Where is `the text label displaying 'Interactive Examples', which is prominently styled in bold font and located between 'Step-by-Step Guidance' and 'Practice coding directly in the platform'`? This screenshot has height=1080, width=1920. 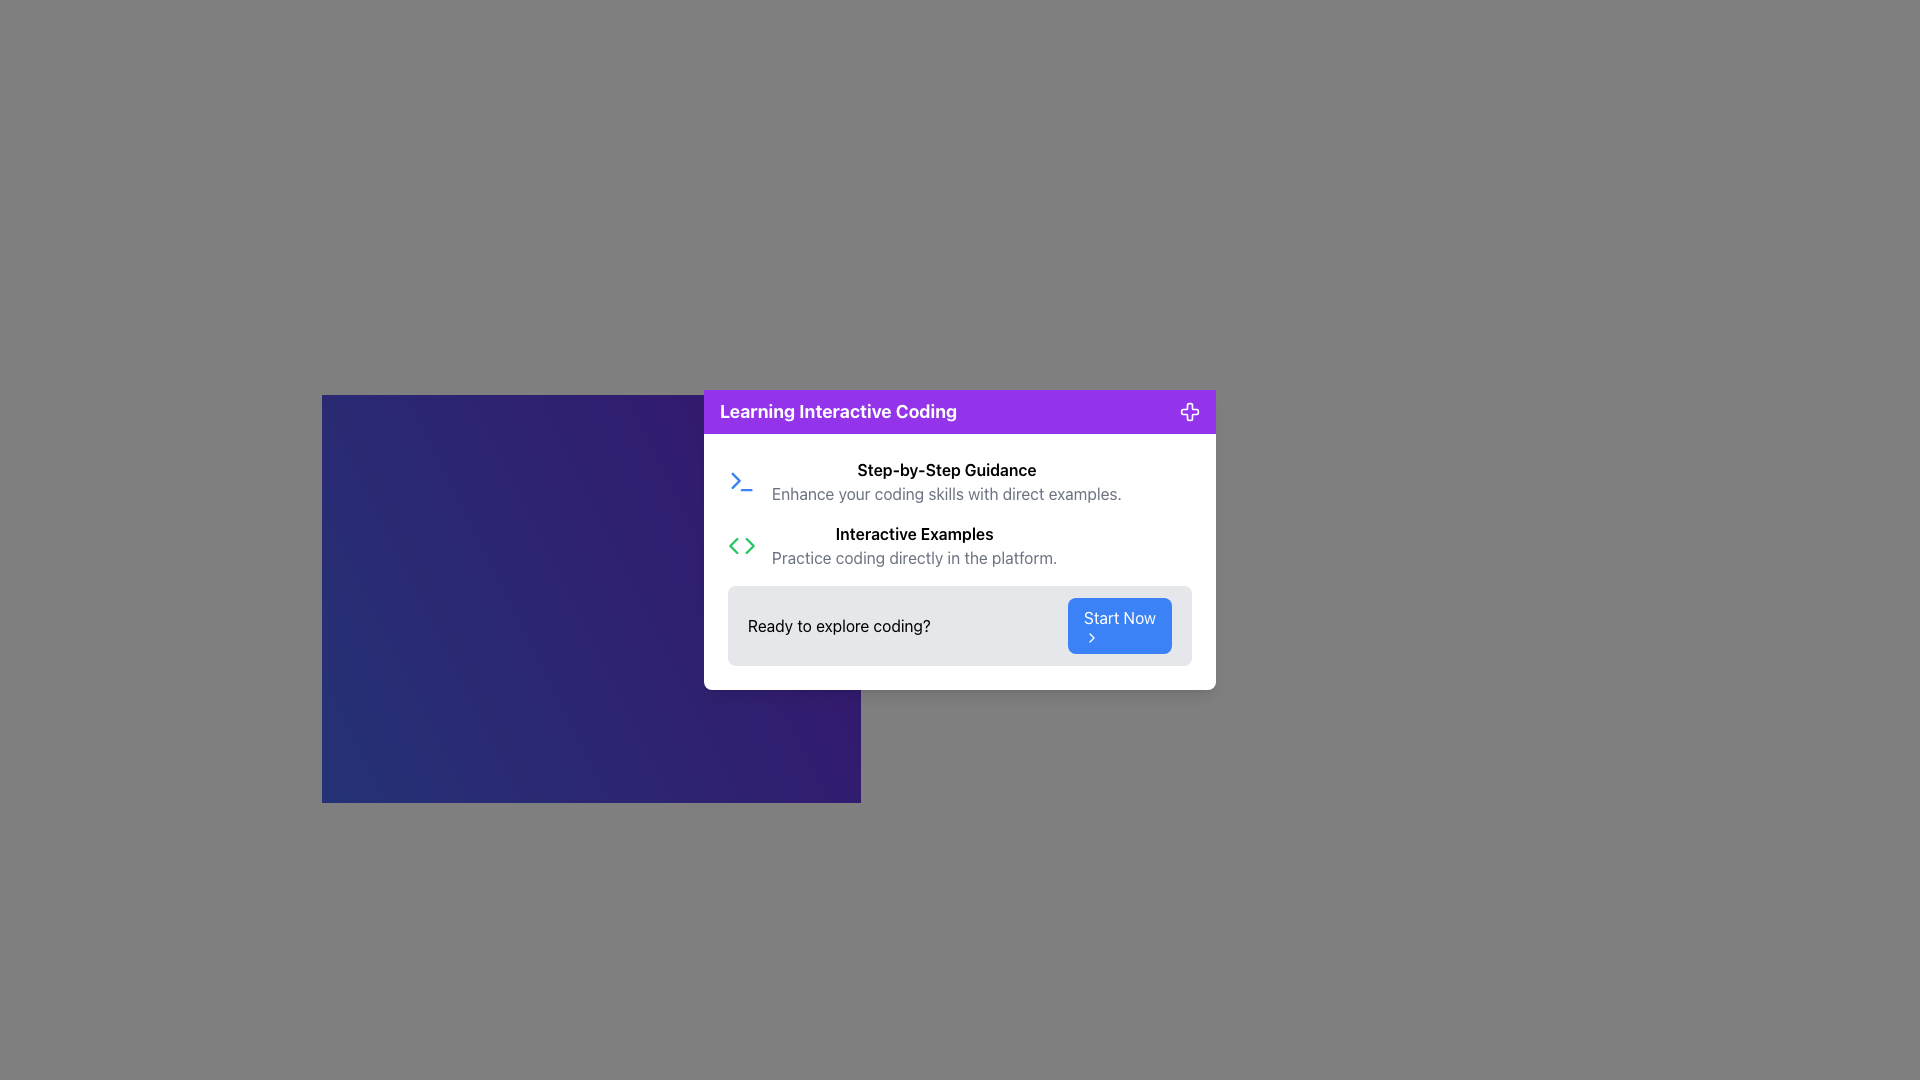
the text label displaying 'Interactive Examples', which is prominently styled in bold font and located between 'Step-by-Step Guidance' and 'Practice coding directly in the platform' is located at coordinates (913, 532).